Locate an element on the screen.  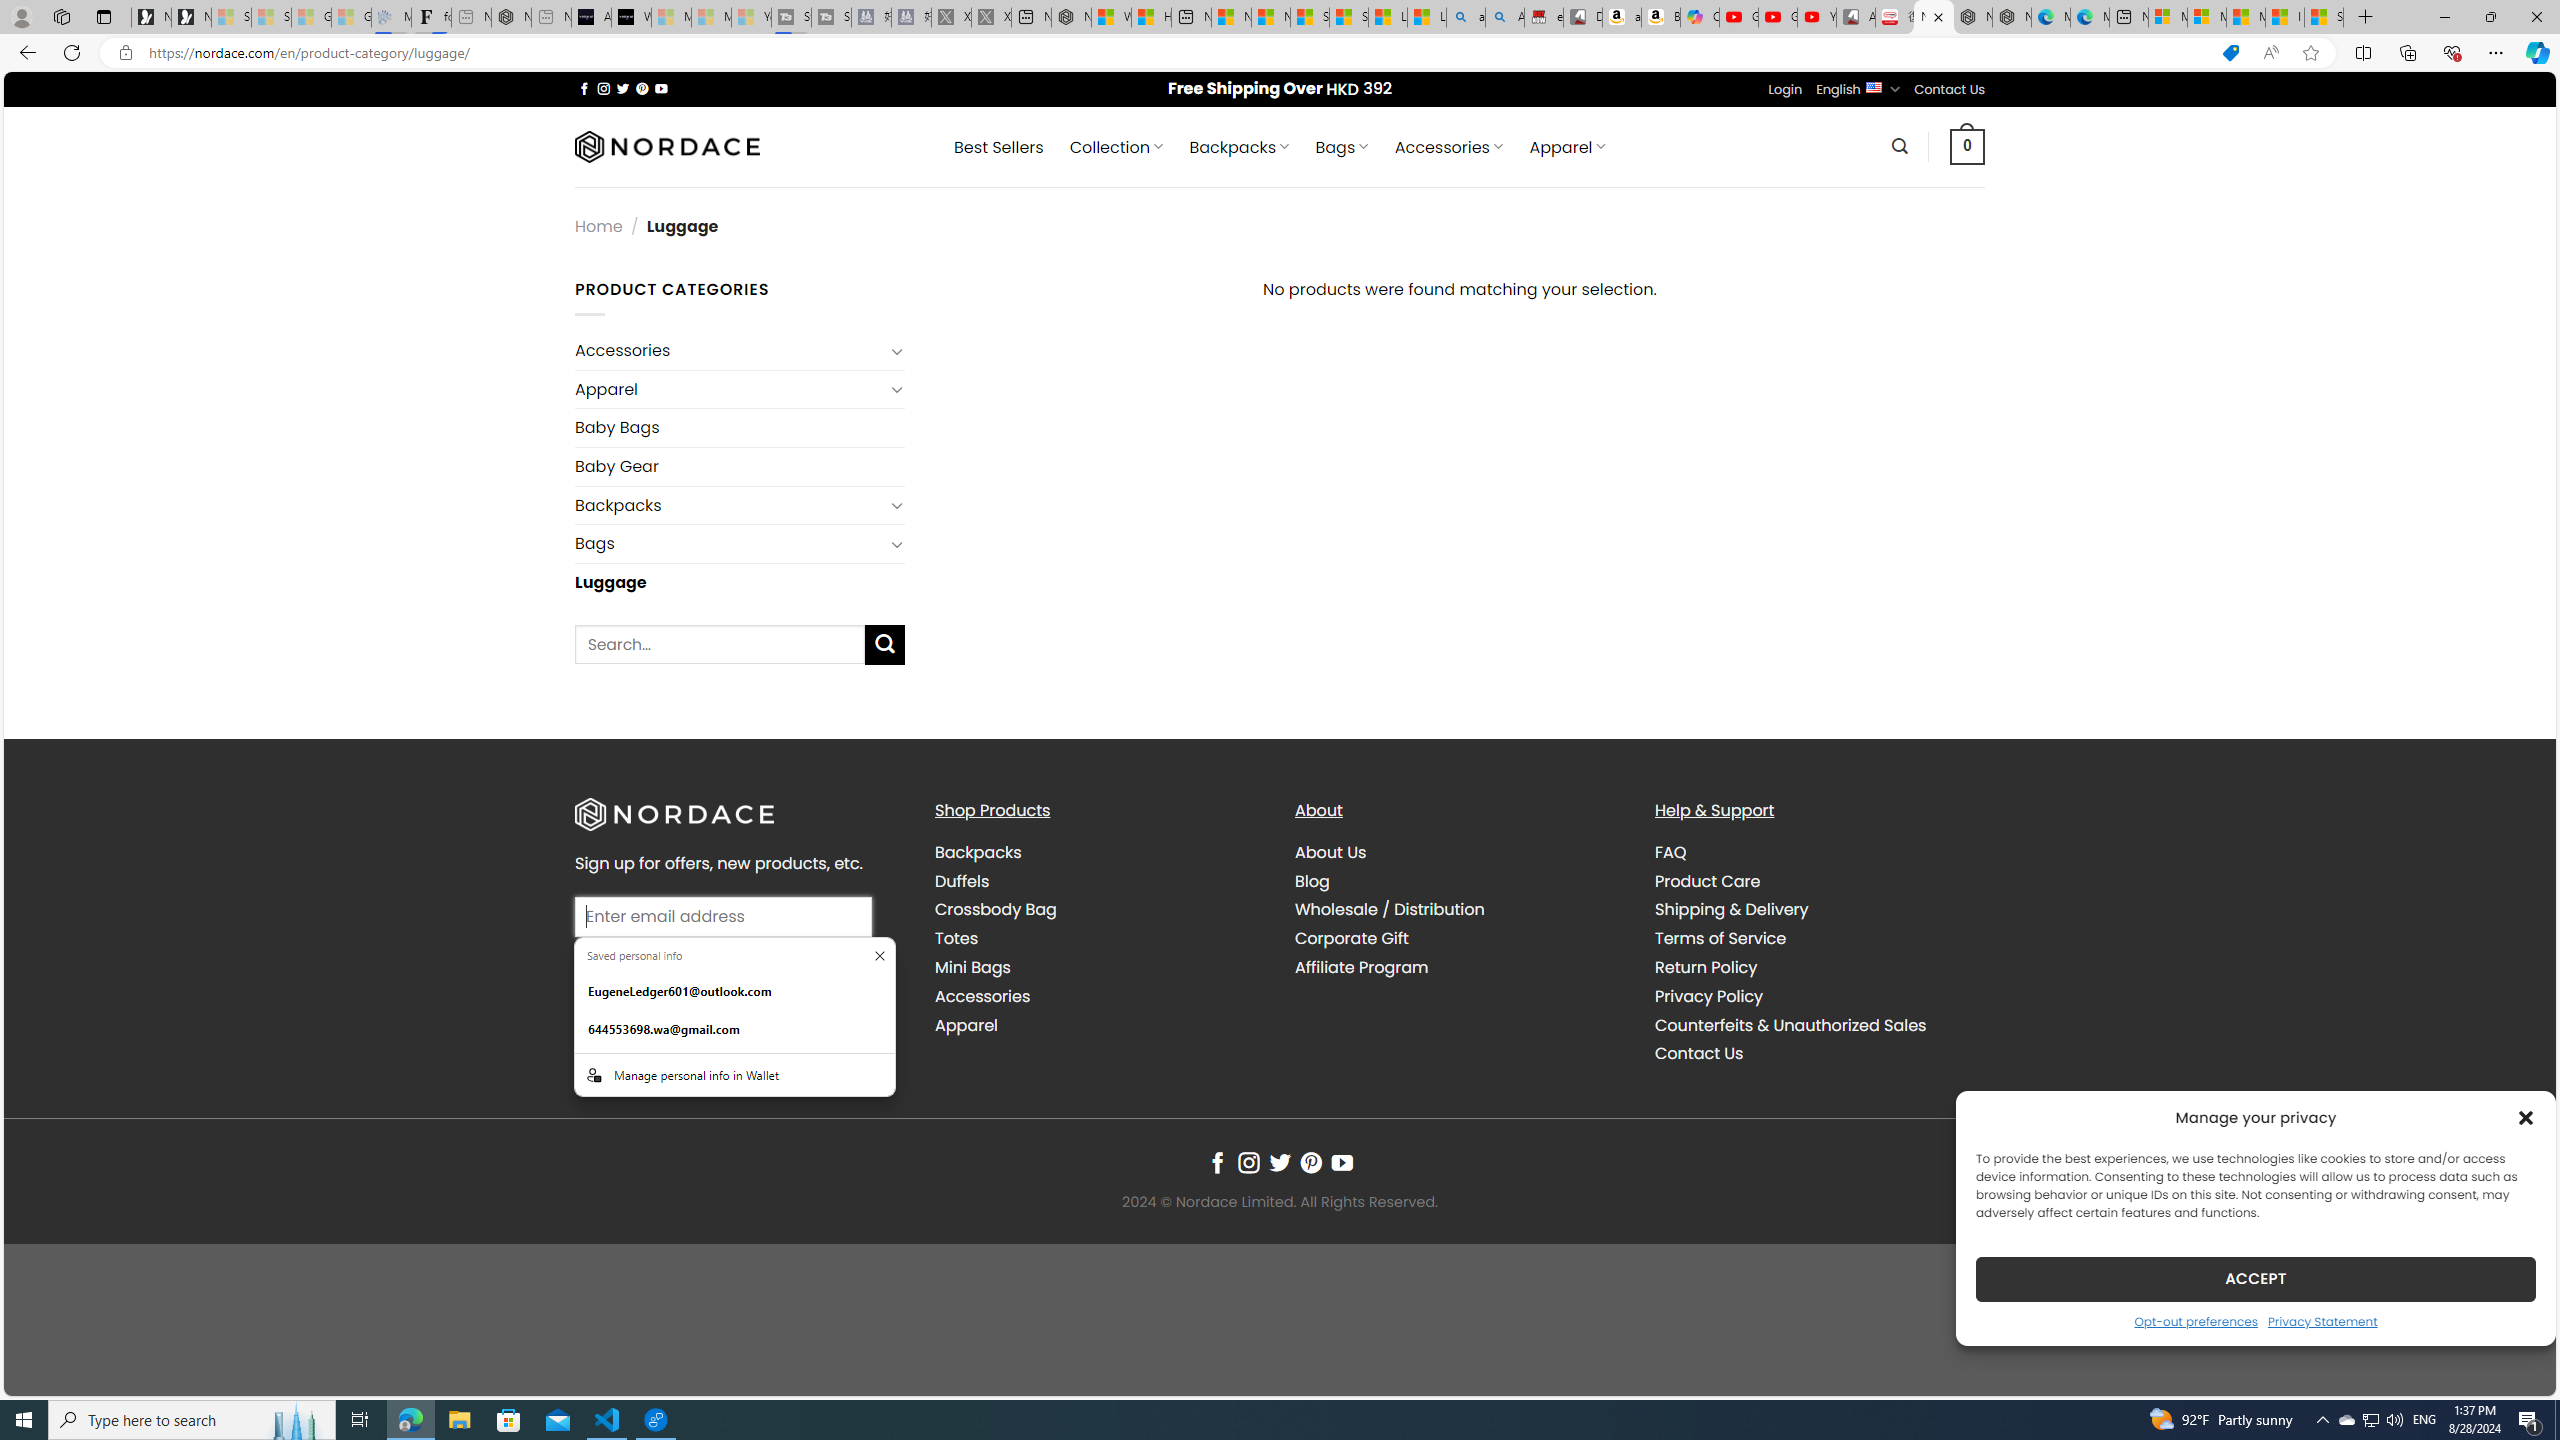
'All Cubot phones' is located at coordinates (1855, 16).